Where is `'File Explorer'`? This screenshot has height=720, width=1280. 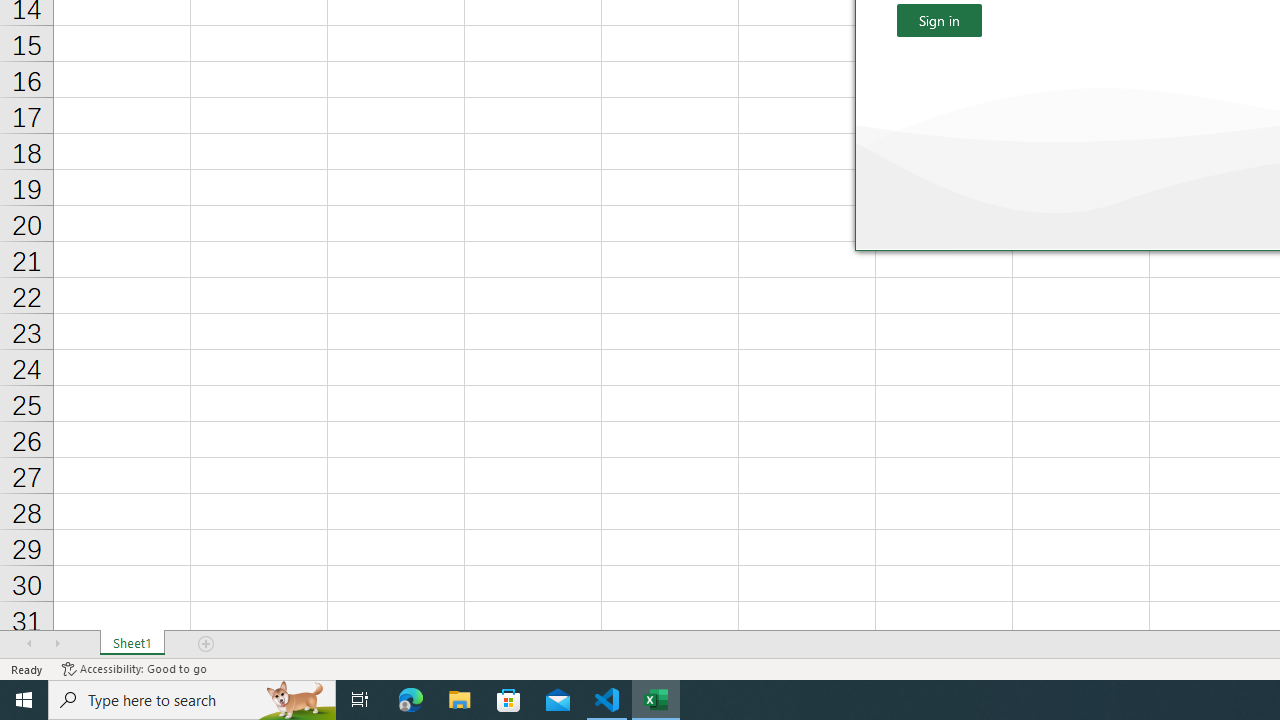
'File Explorer' is located at coordinates (459, 698).